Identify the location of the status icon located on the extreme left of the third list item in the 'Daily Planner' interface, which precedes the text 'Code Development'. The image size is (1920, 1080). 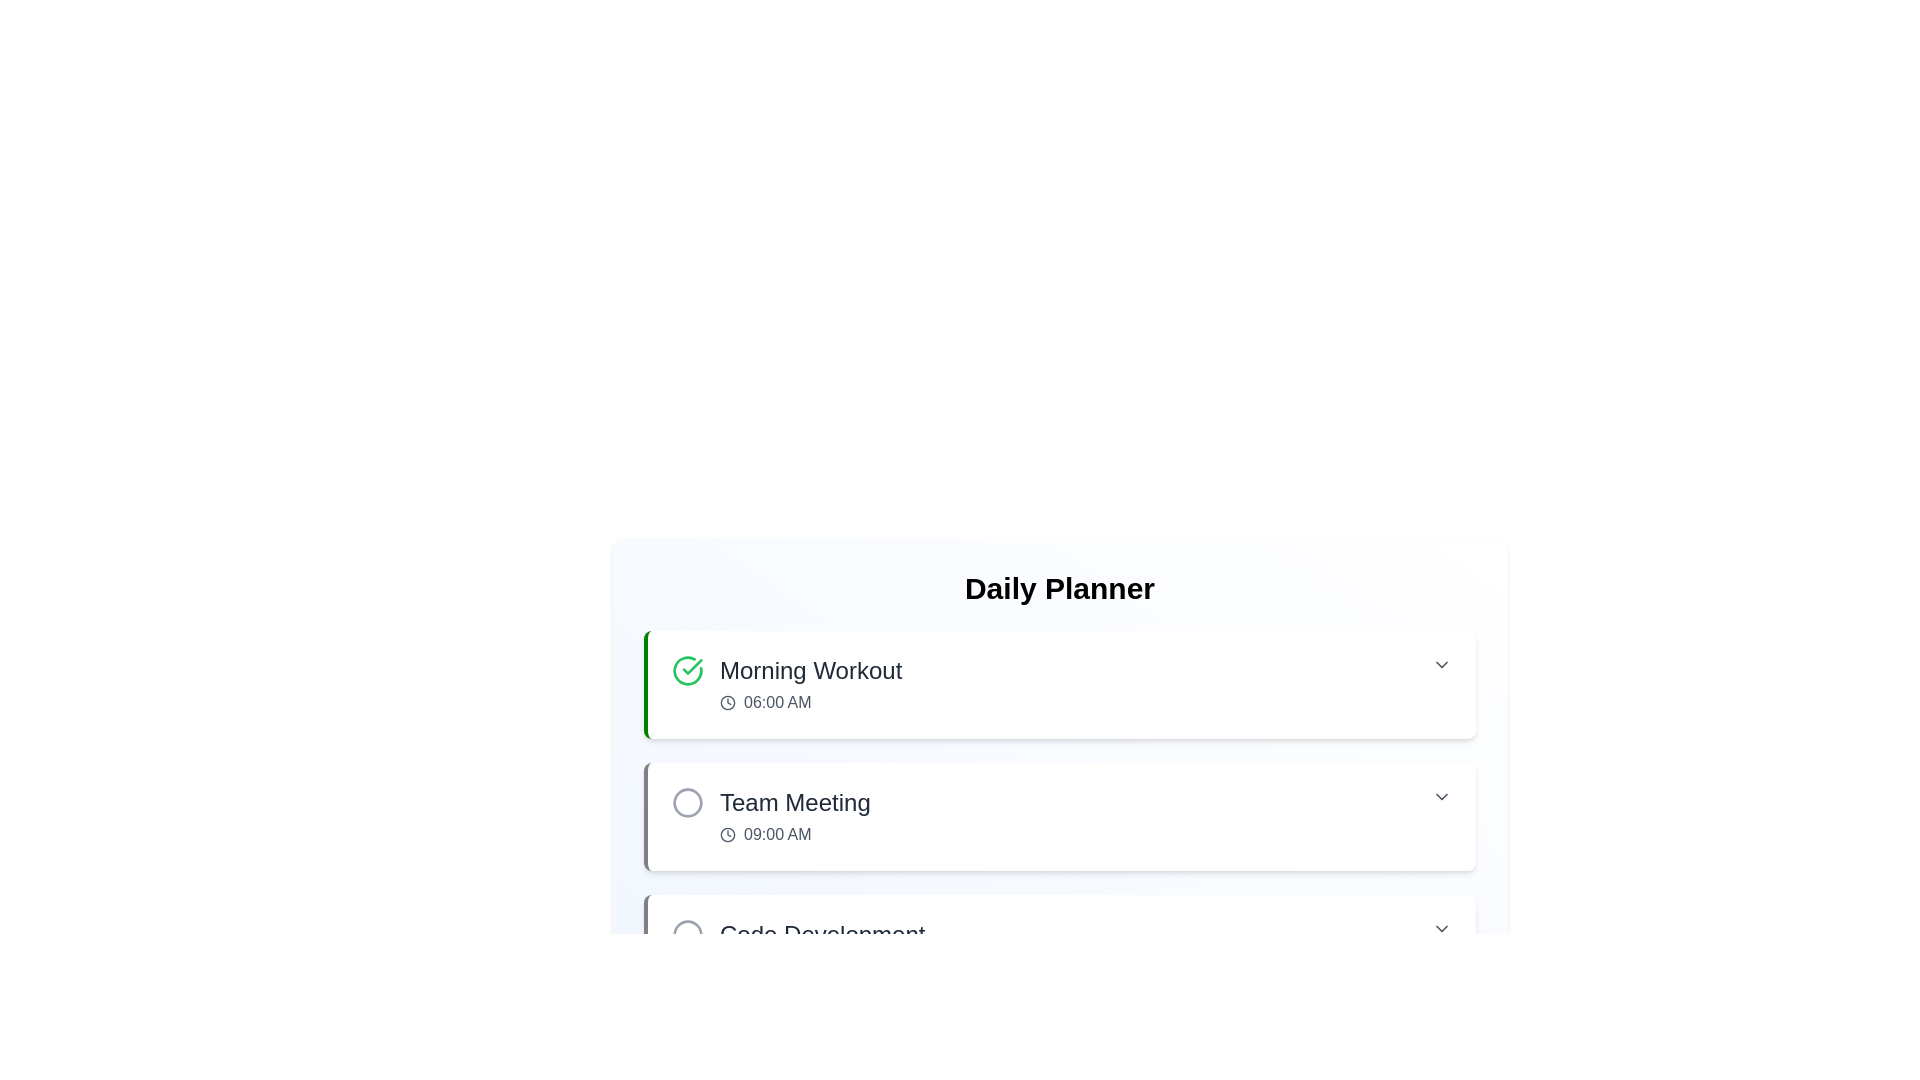
(687, 934).